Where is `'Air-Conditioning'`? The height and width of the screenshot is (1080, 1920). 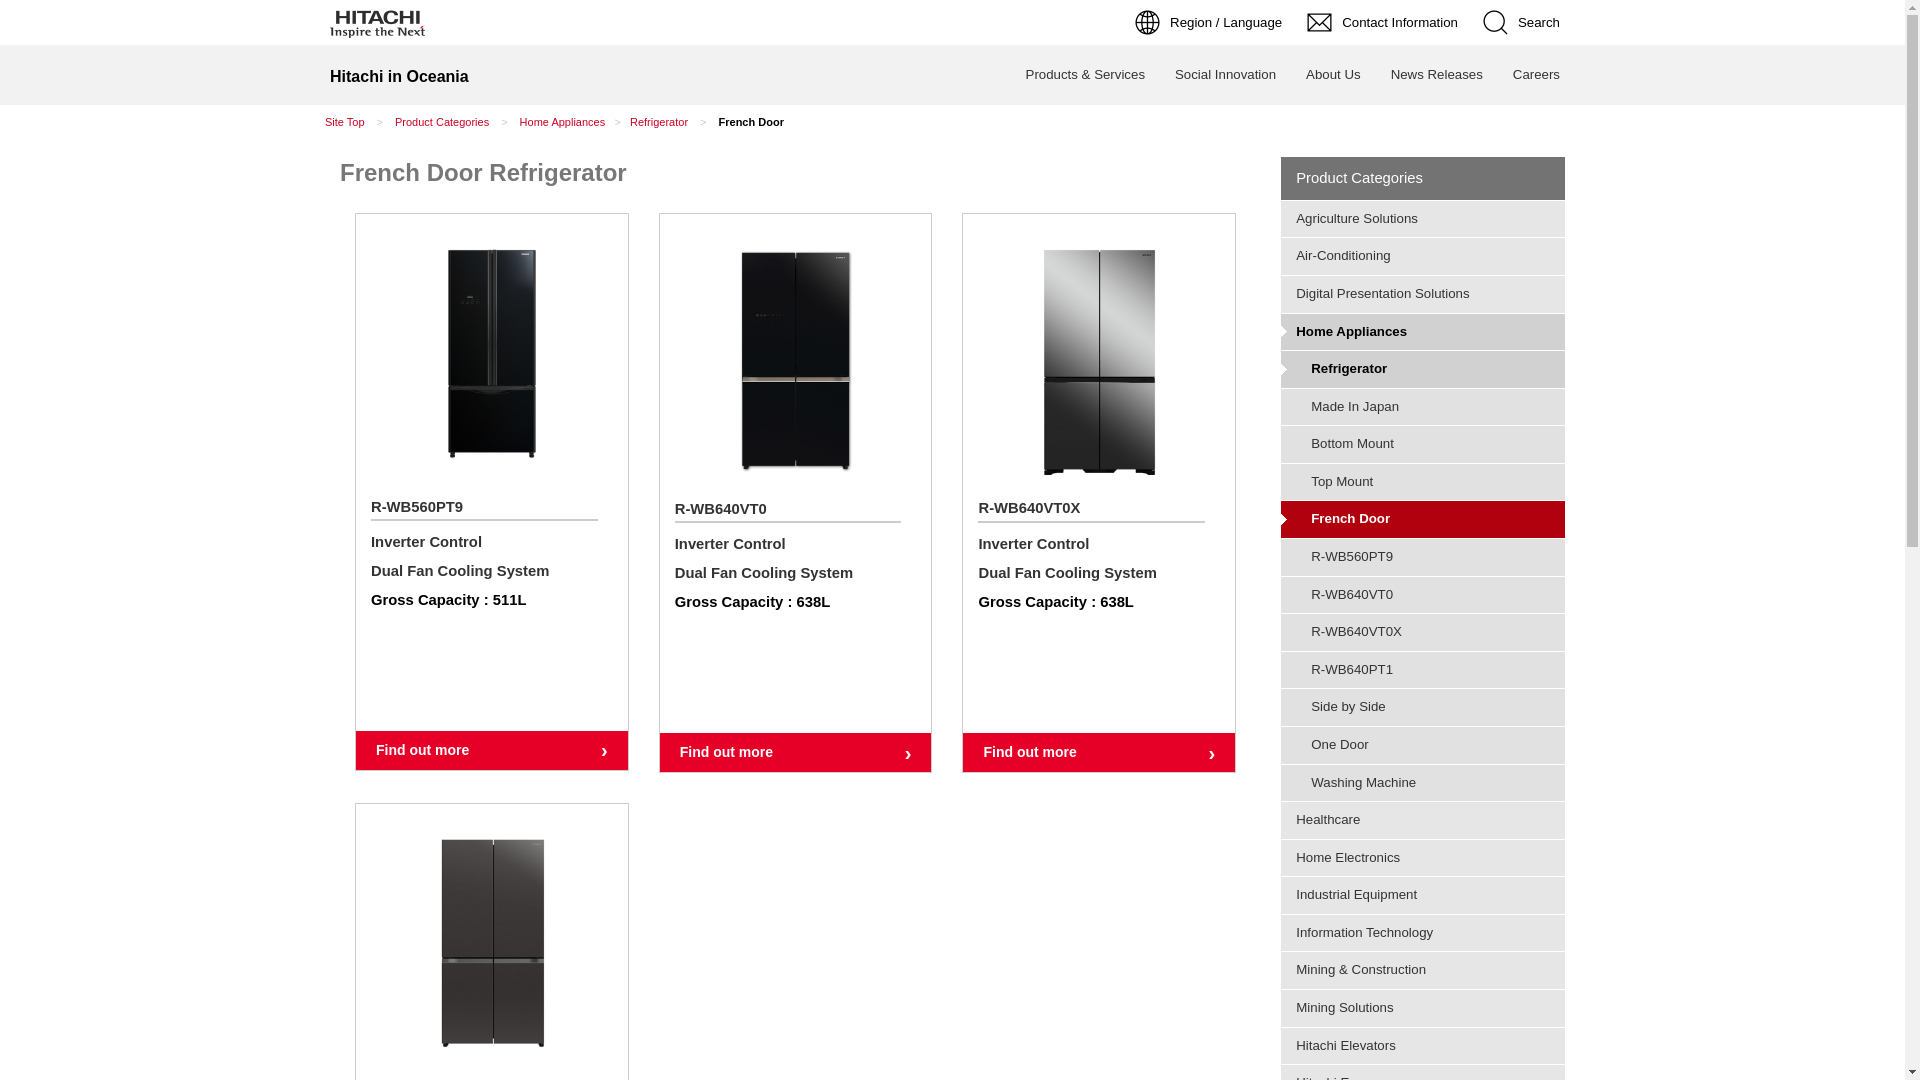
'Air-Conditioning' is located at coordinates (1421, 254).